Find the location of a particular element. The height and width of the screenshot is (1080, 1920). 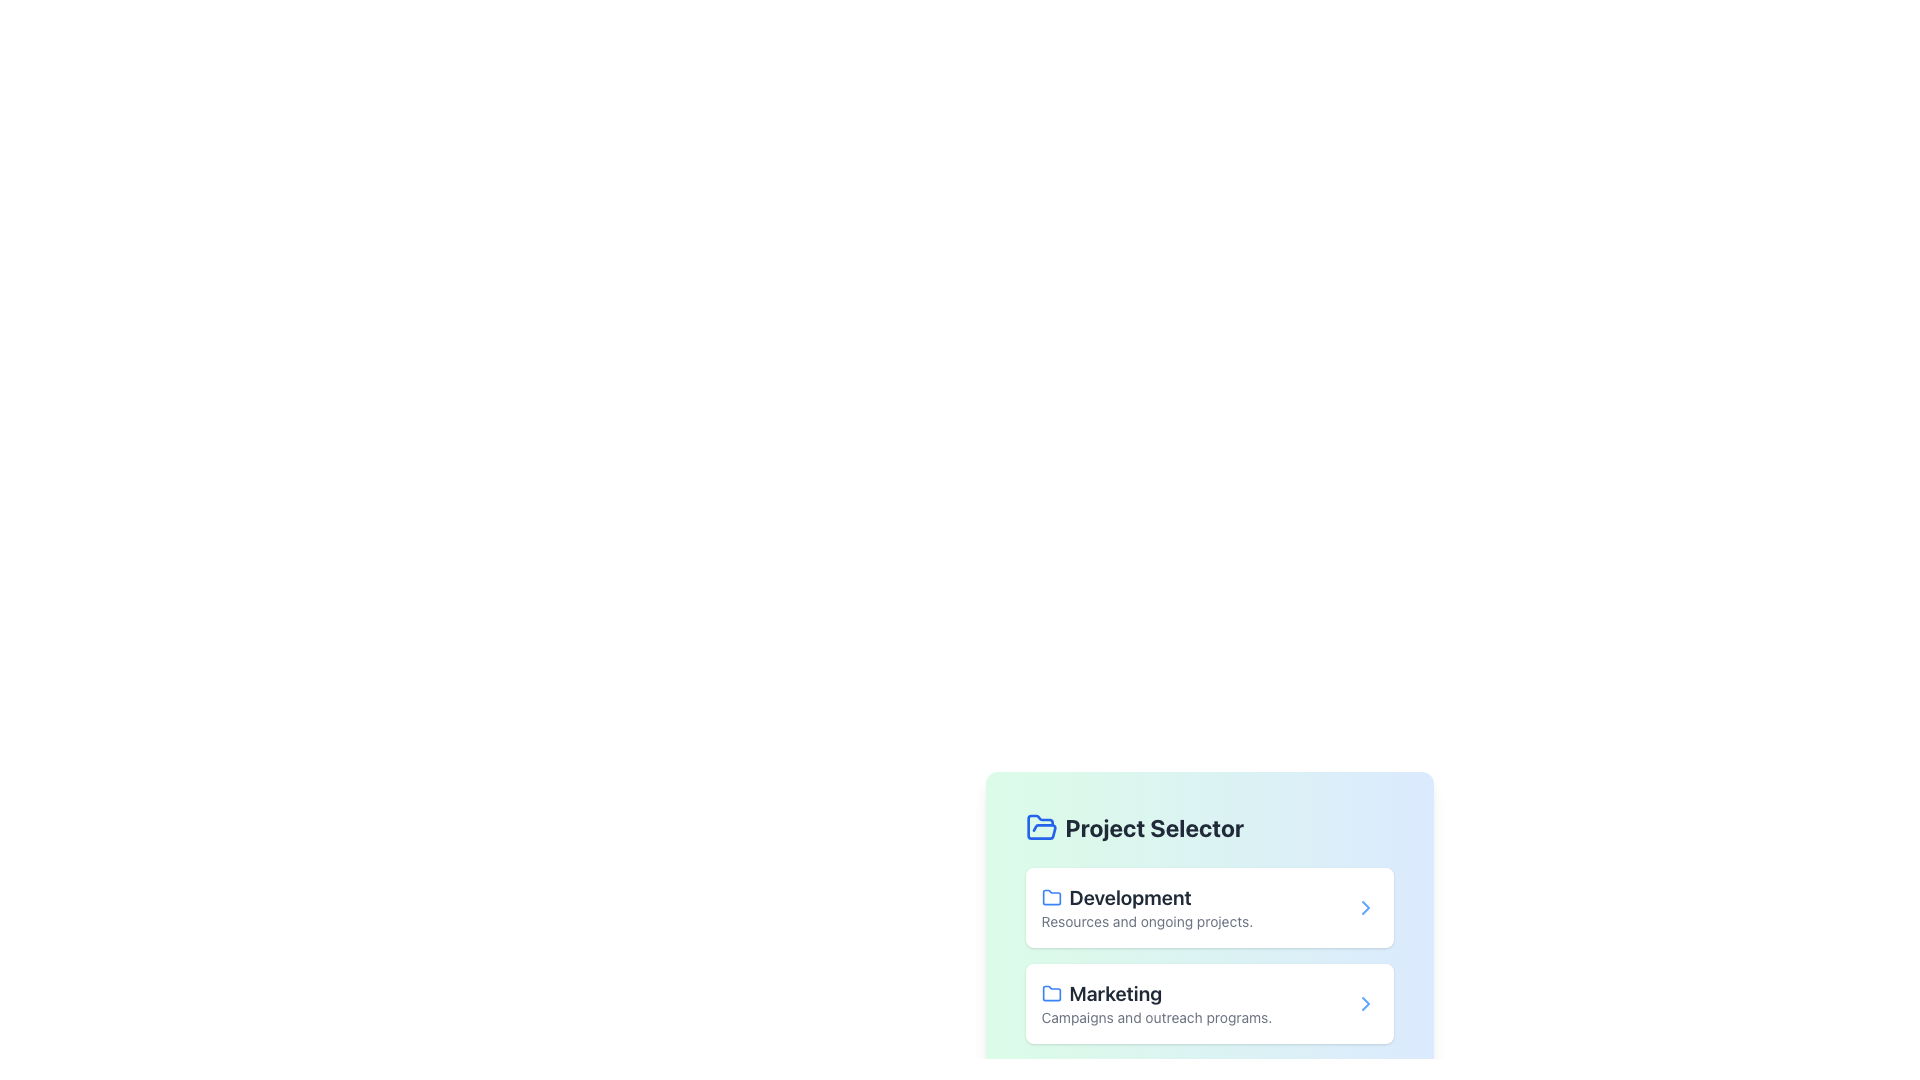

the 'Marketing' text label, which is styled with a bold dark gray font and has a blue folder icon on its left is located at coordinates (1156, 994).